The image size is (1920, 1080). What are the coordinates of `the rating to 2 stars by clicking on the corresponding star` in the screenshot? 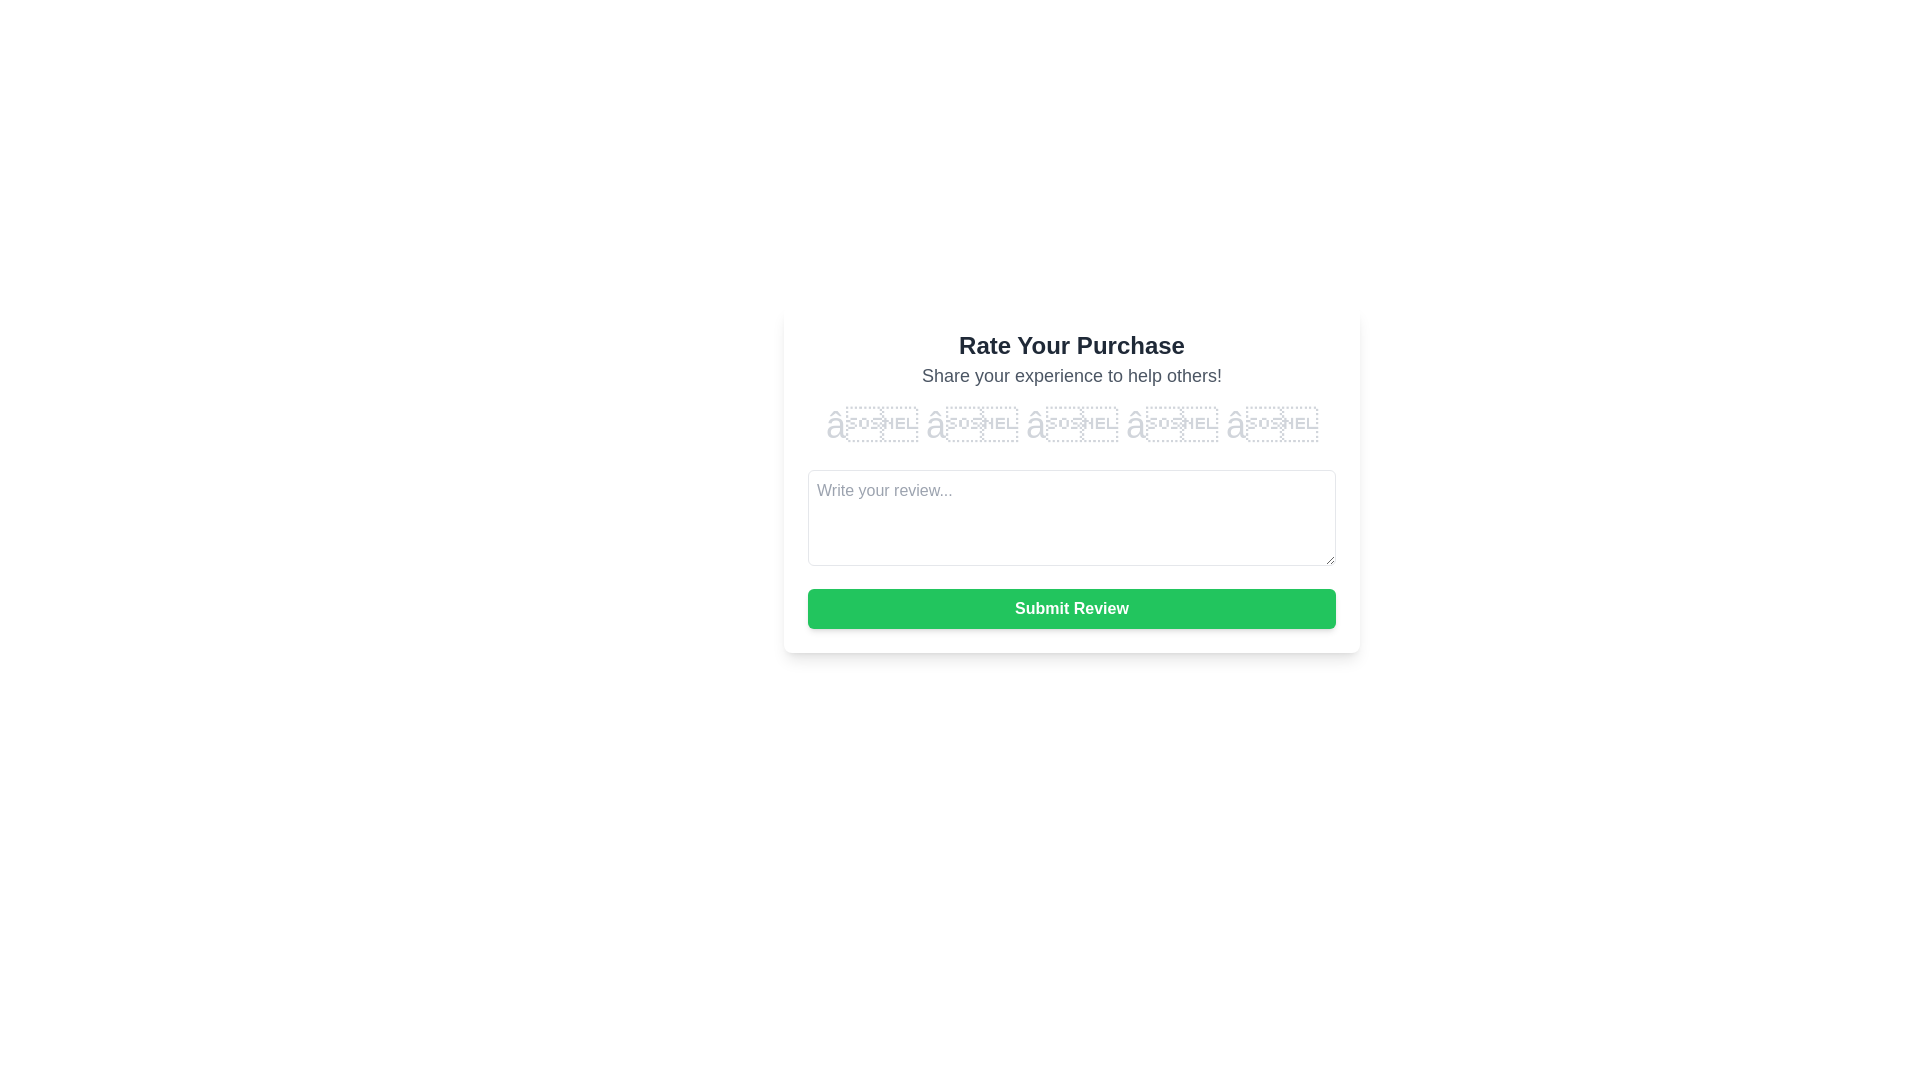 It's located at (971, 424).